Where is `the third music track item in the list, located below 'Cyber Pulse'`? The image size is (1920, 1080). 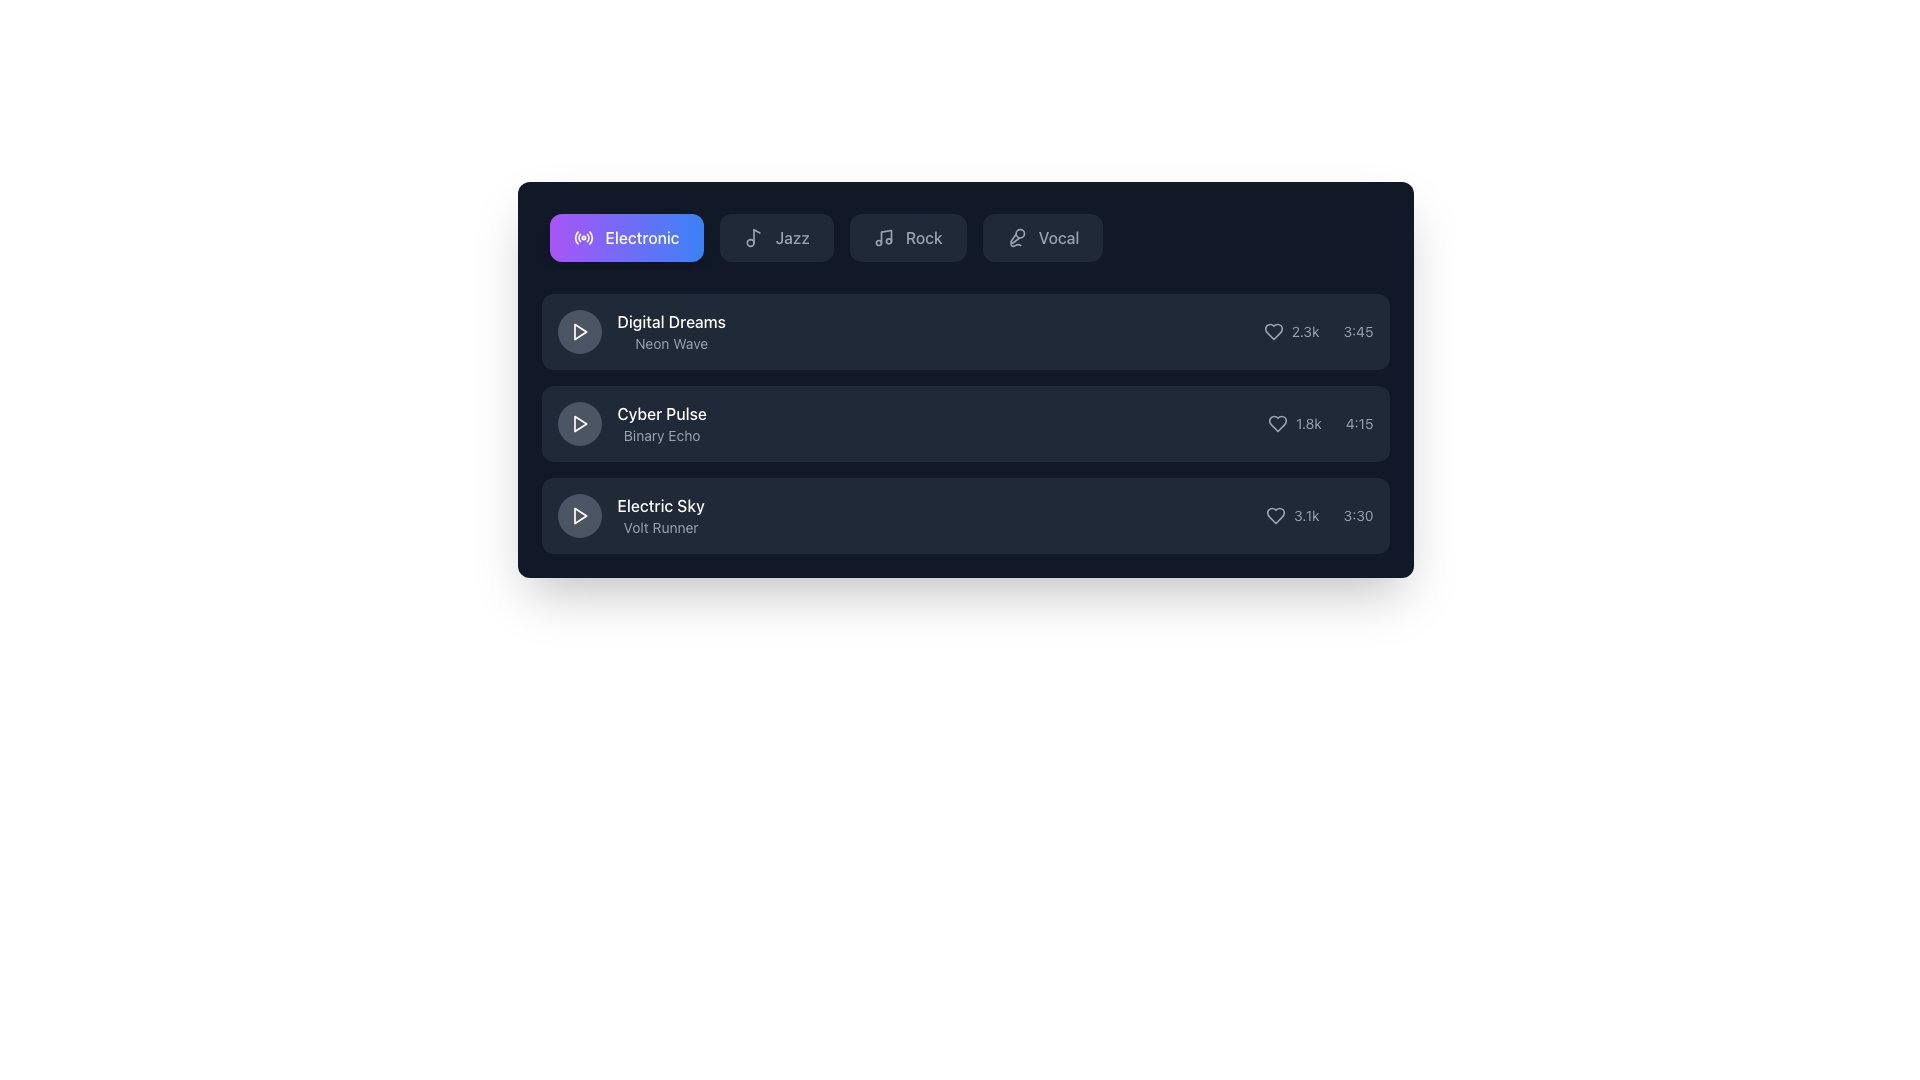
the third music track item in the list, located below 'Cyber Pulse' is located at coordinates (630, 515).